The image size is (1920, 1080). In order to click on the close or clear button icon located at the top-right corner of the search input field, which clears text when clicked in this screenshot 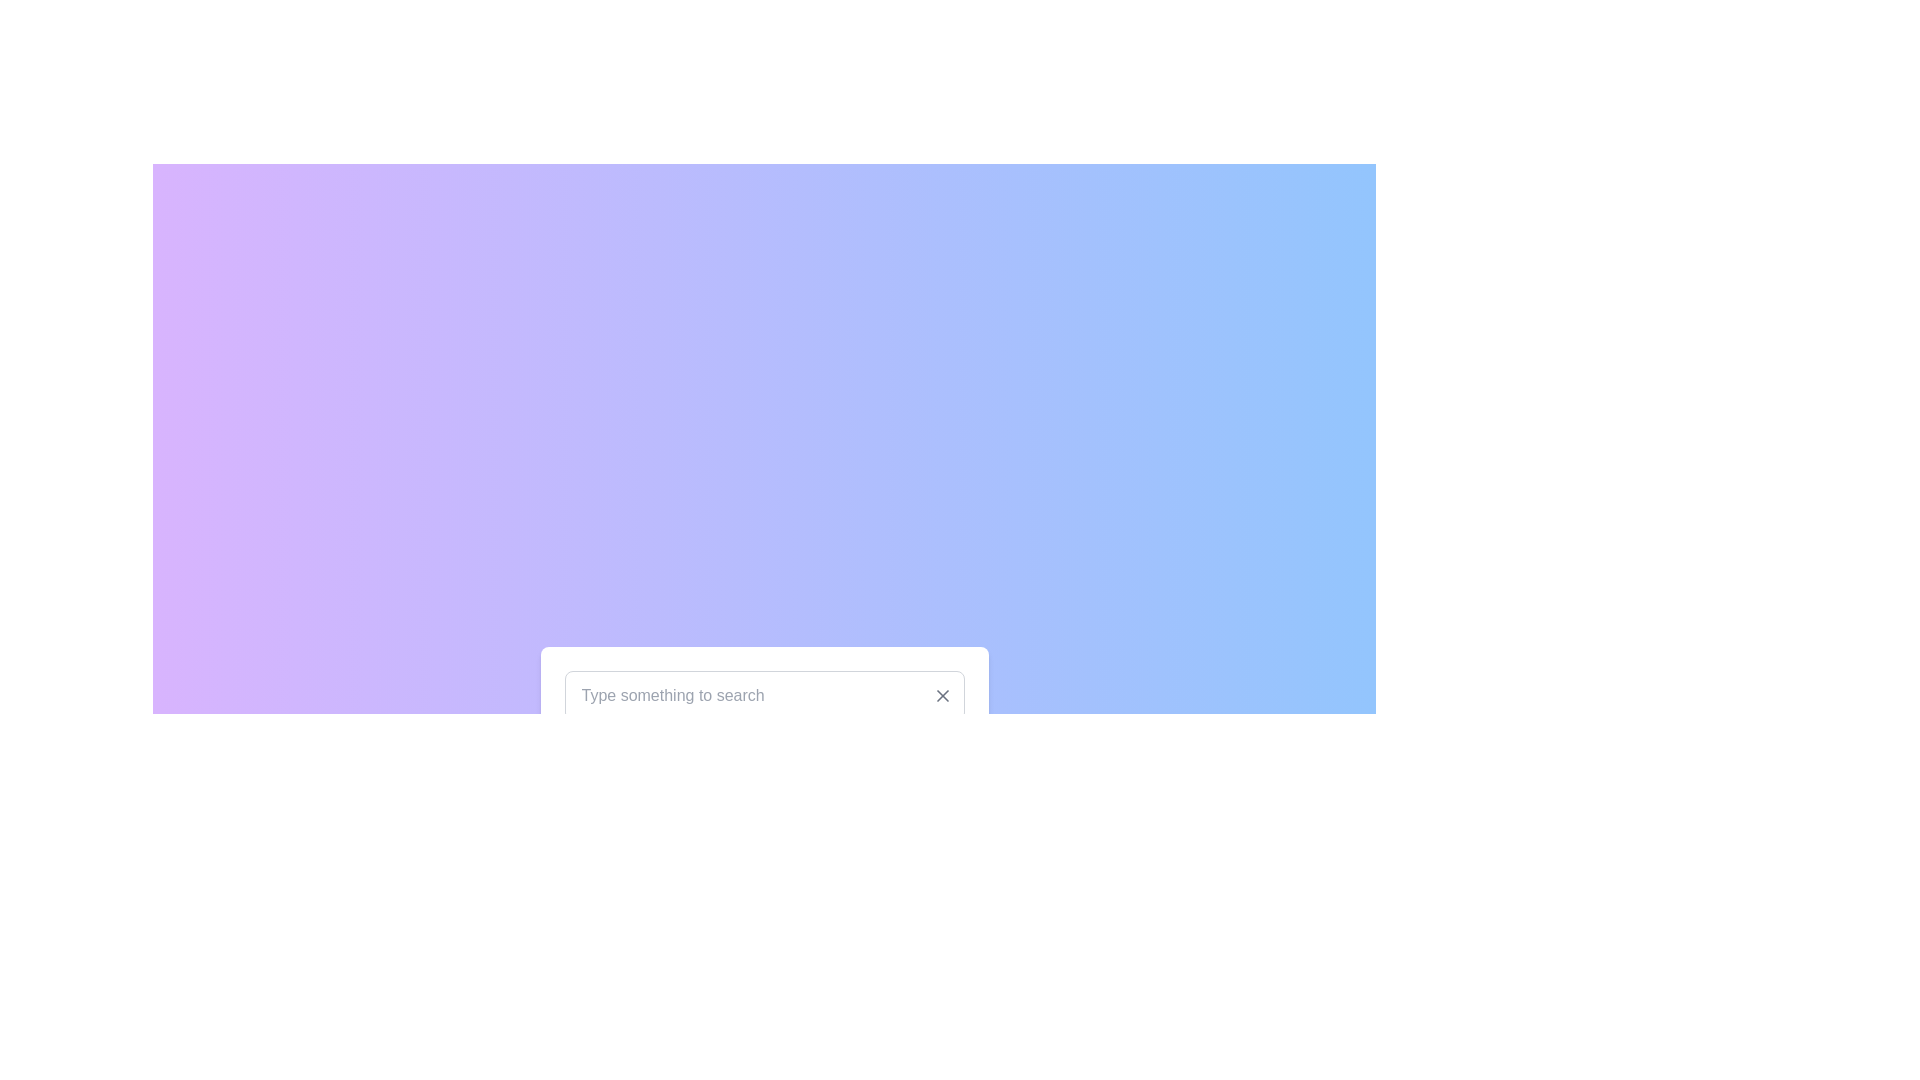, I will do `click(941, 694)`.